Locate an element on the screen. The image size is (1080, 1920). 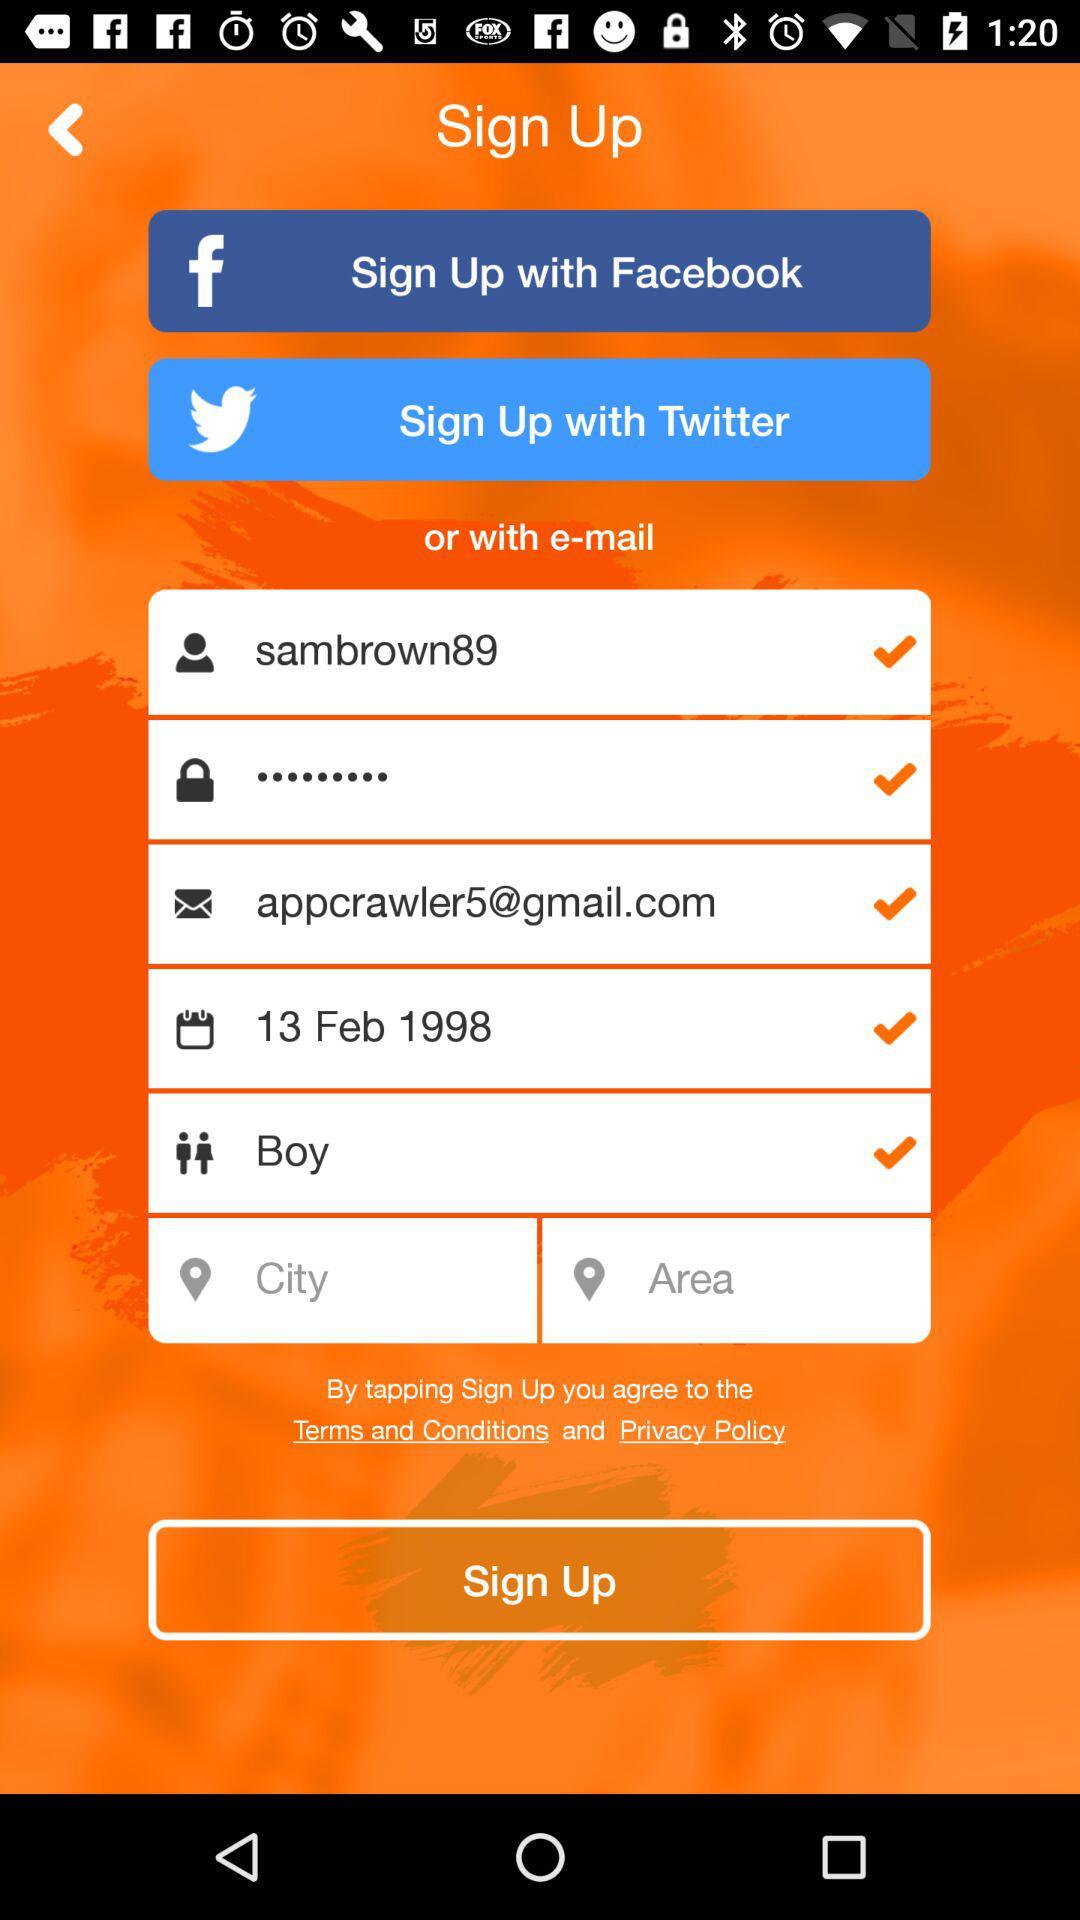
area code is located at coordinates (782, 1280).